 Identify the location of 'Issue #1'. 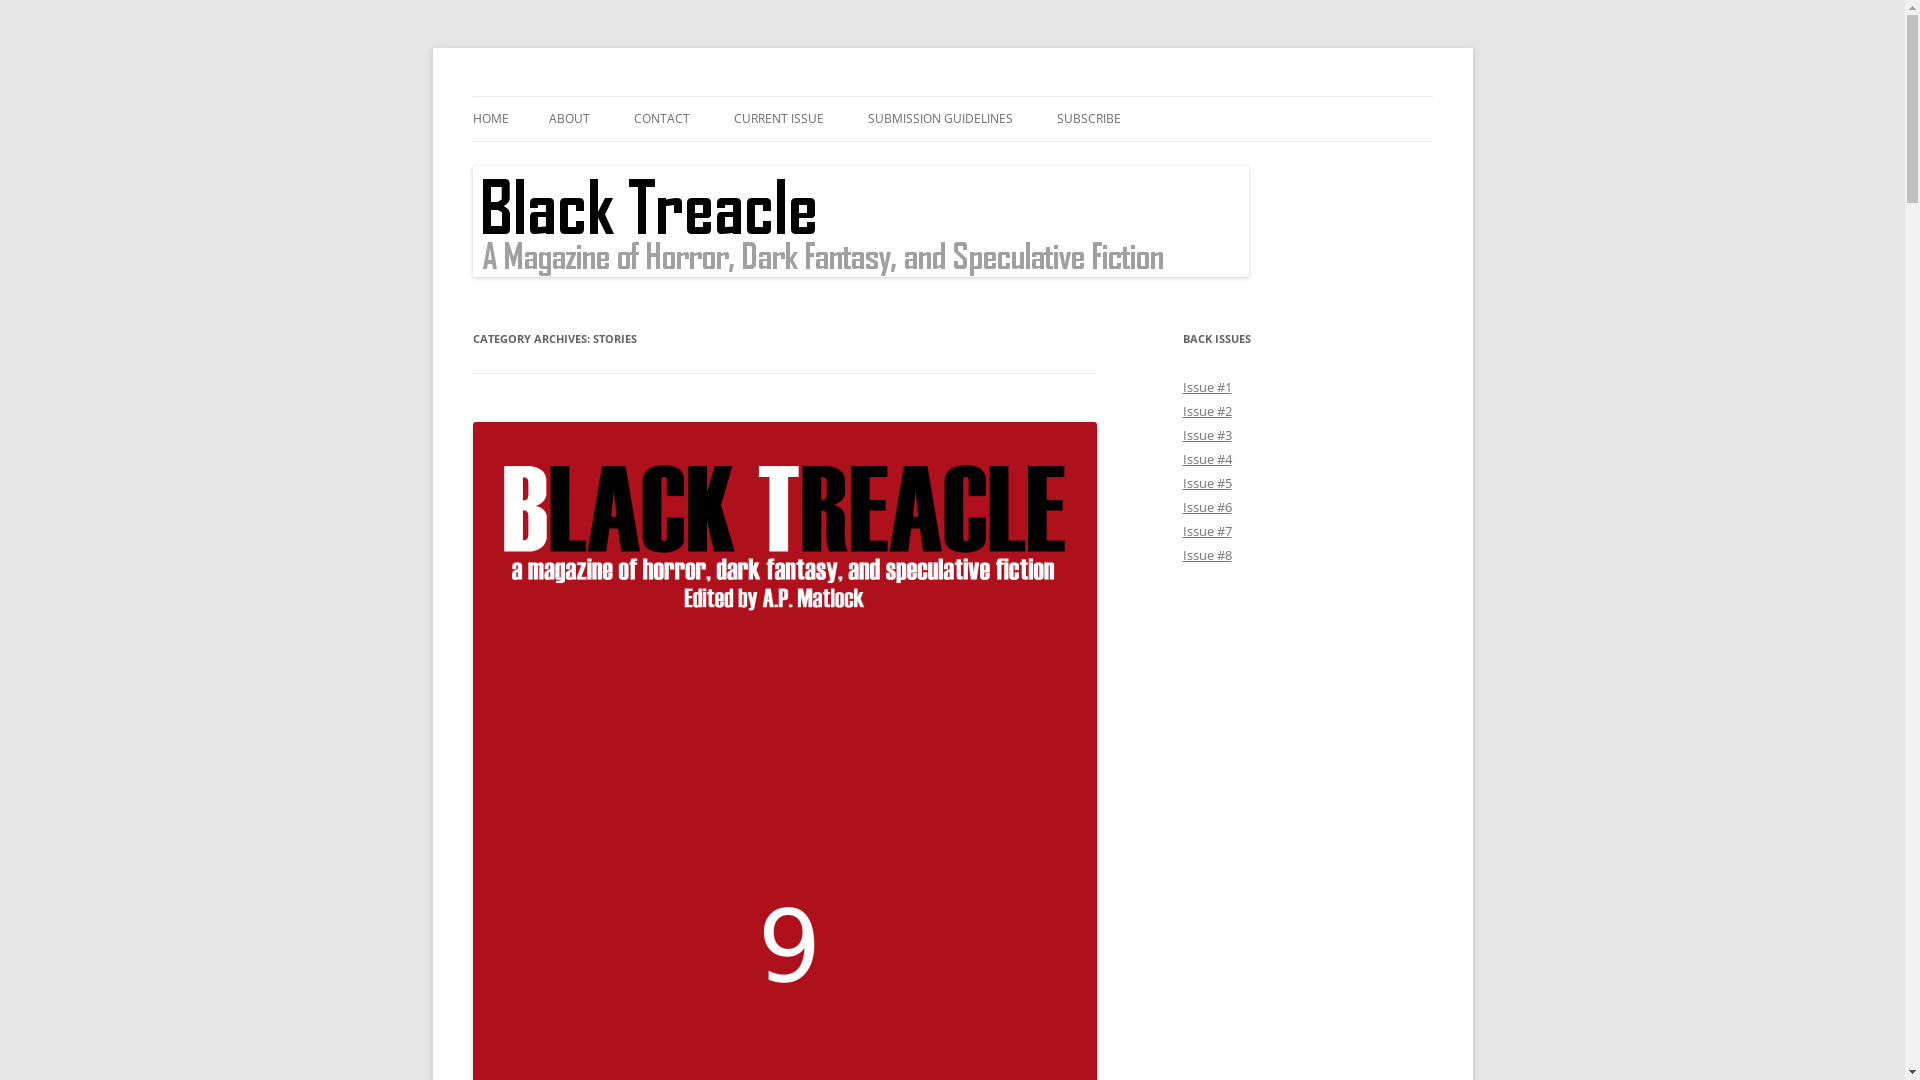
(1205, 386).